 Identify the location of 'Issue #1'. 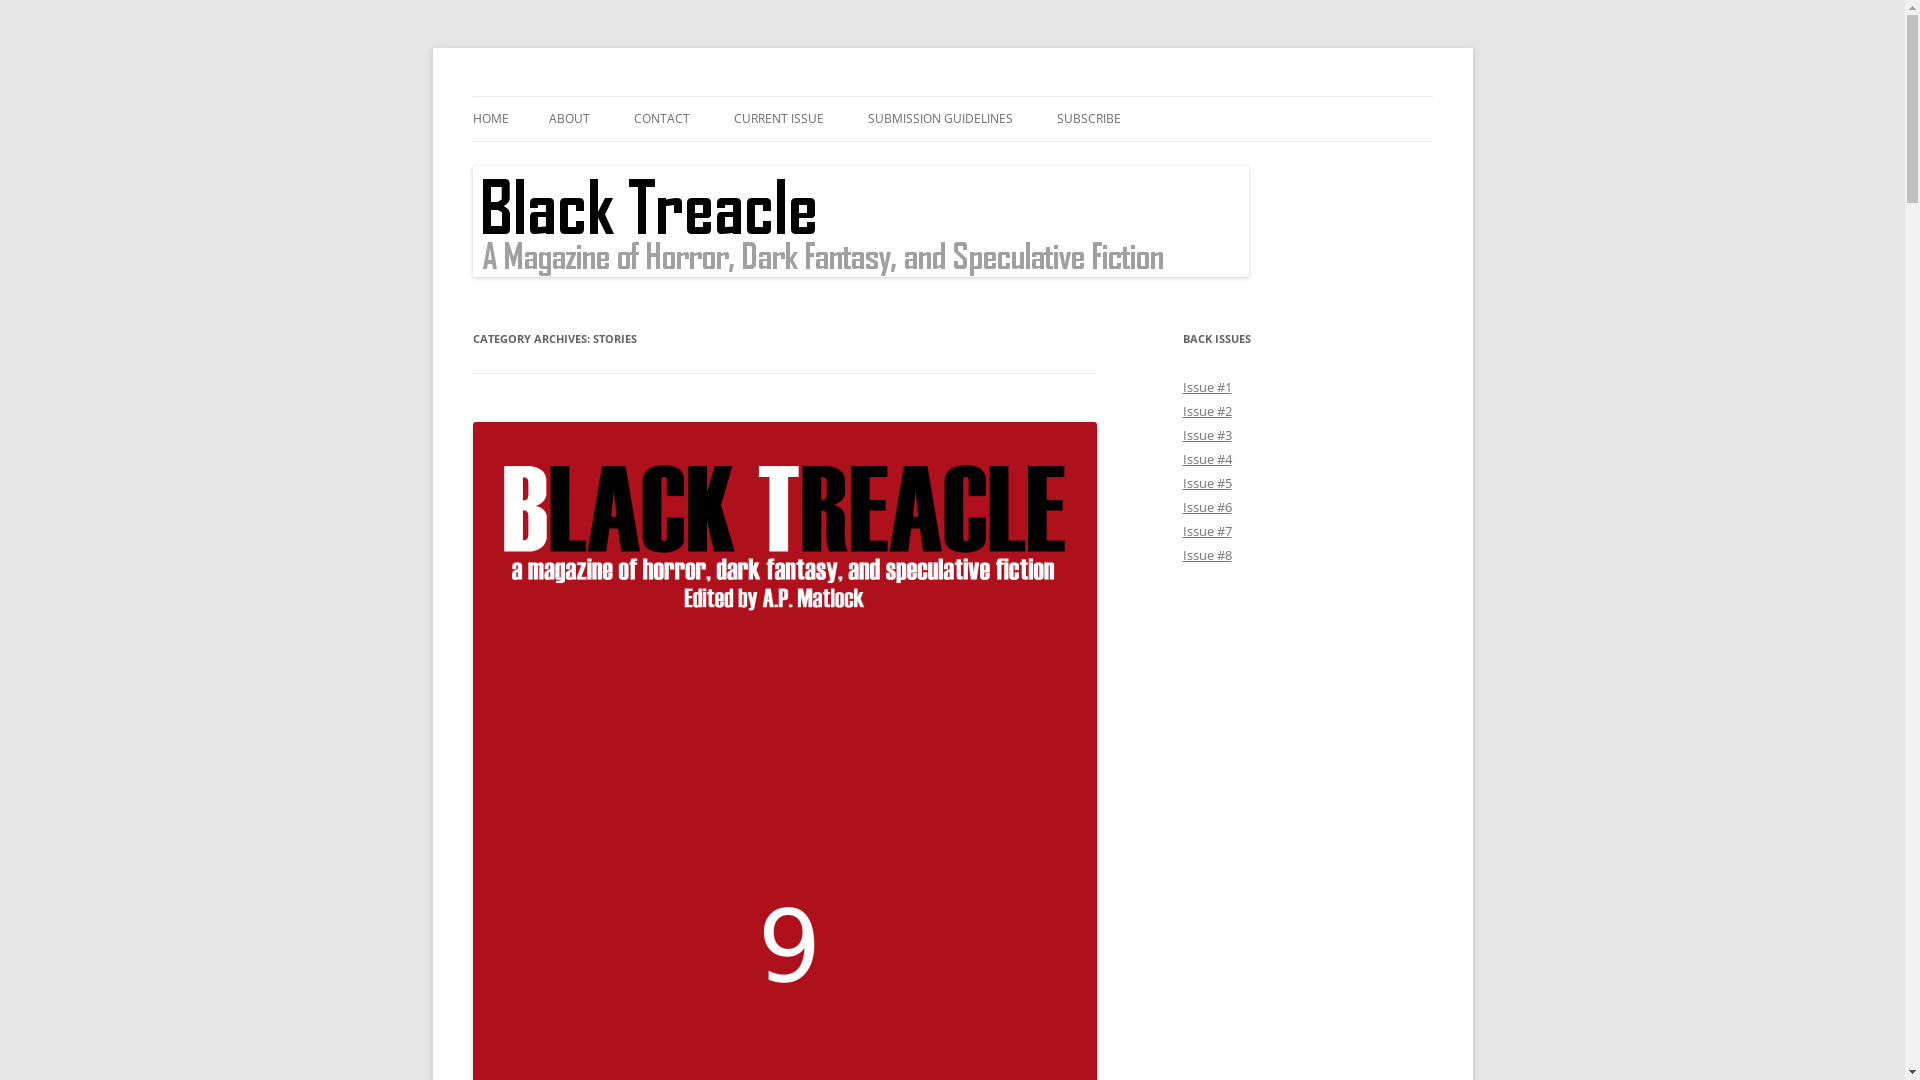
(1205, 386).